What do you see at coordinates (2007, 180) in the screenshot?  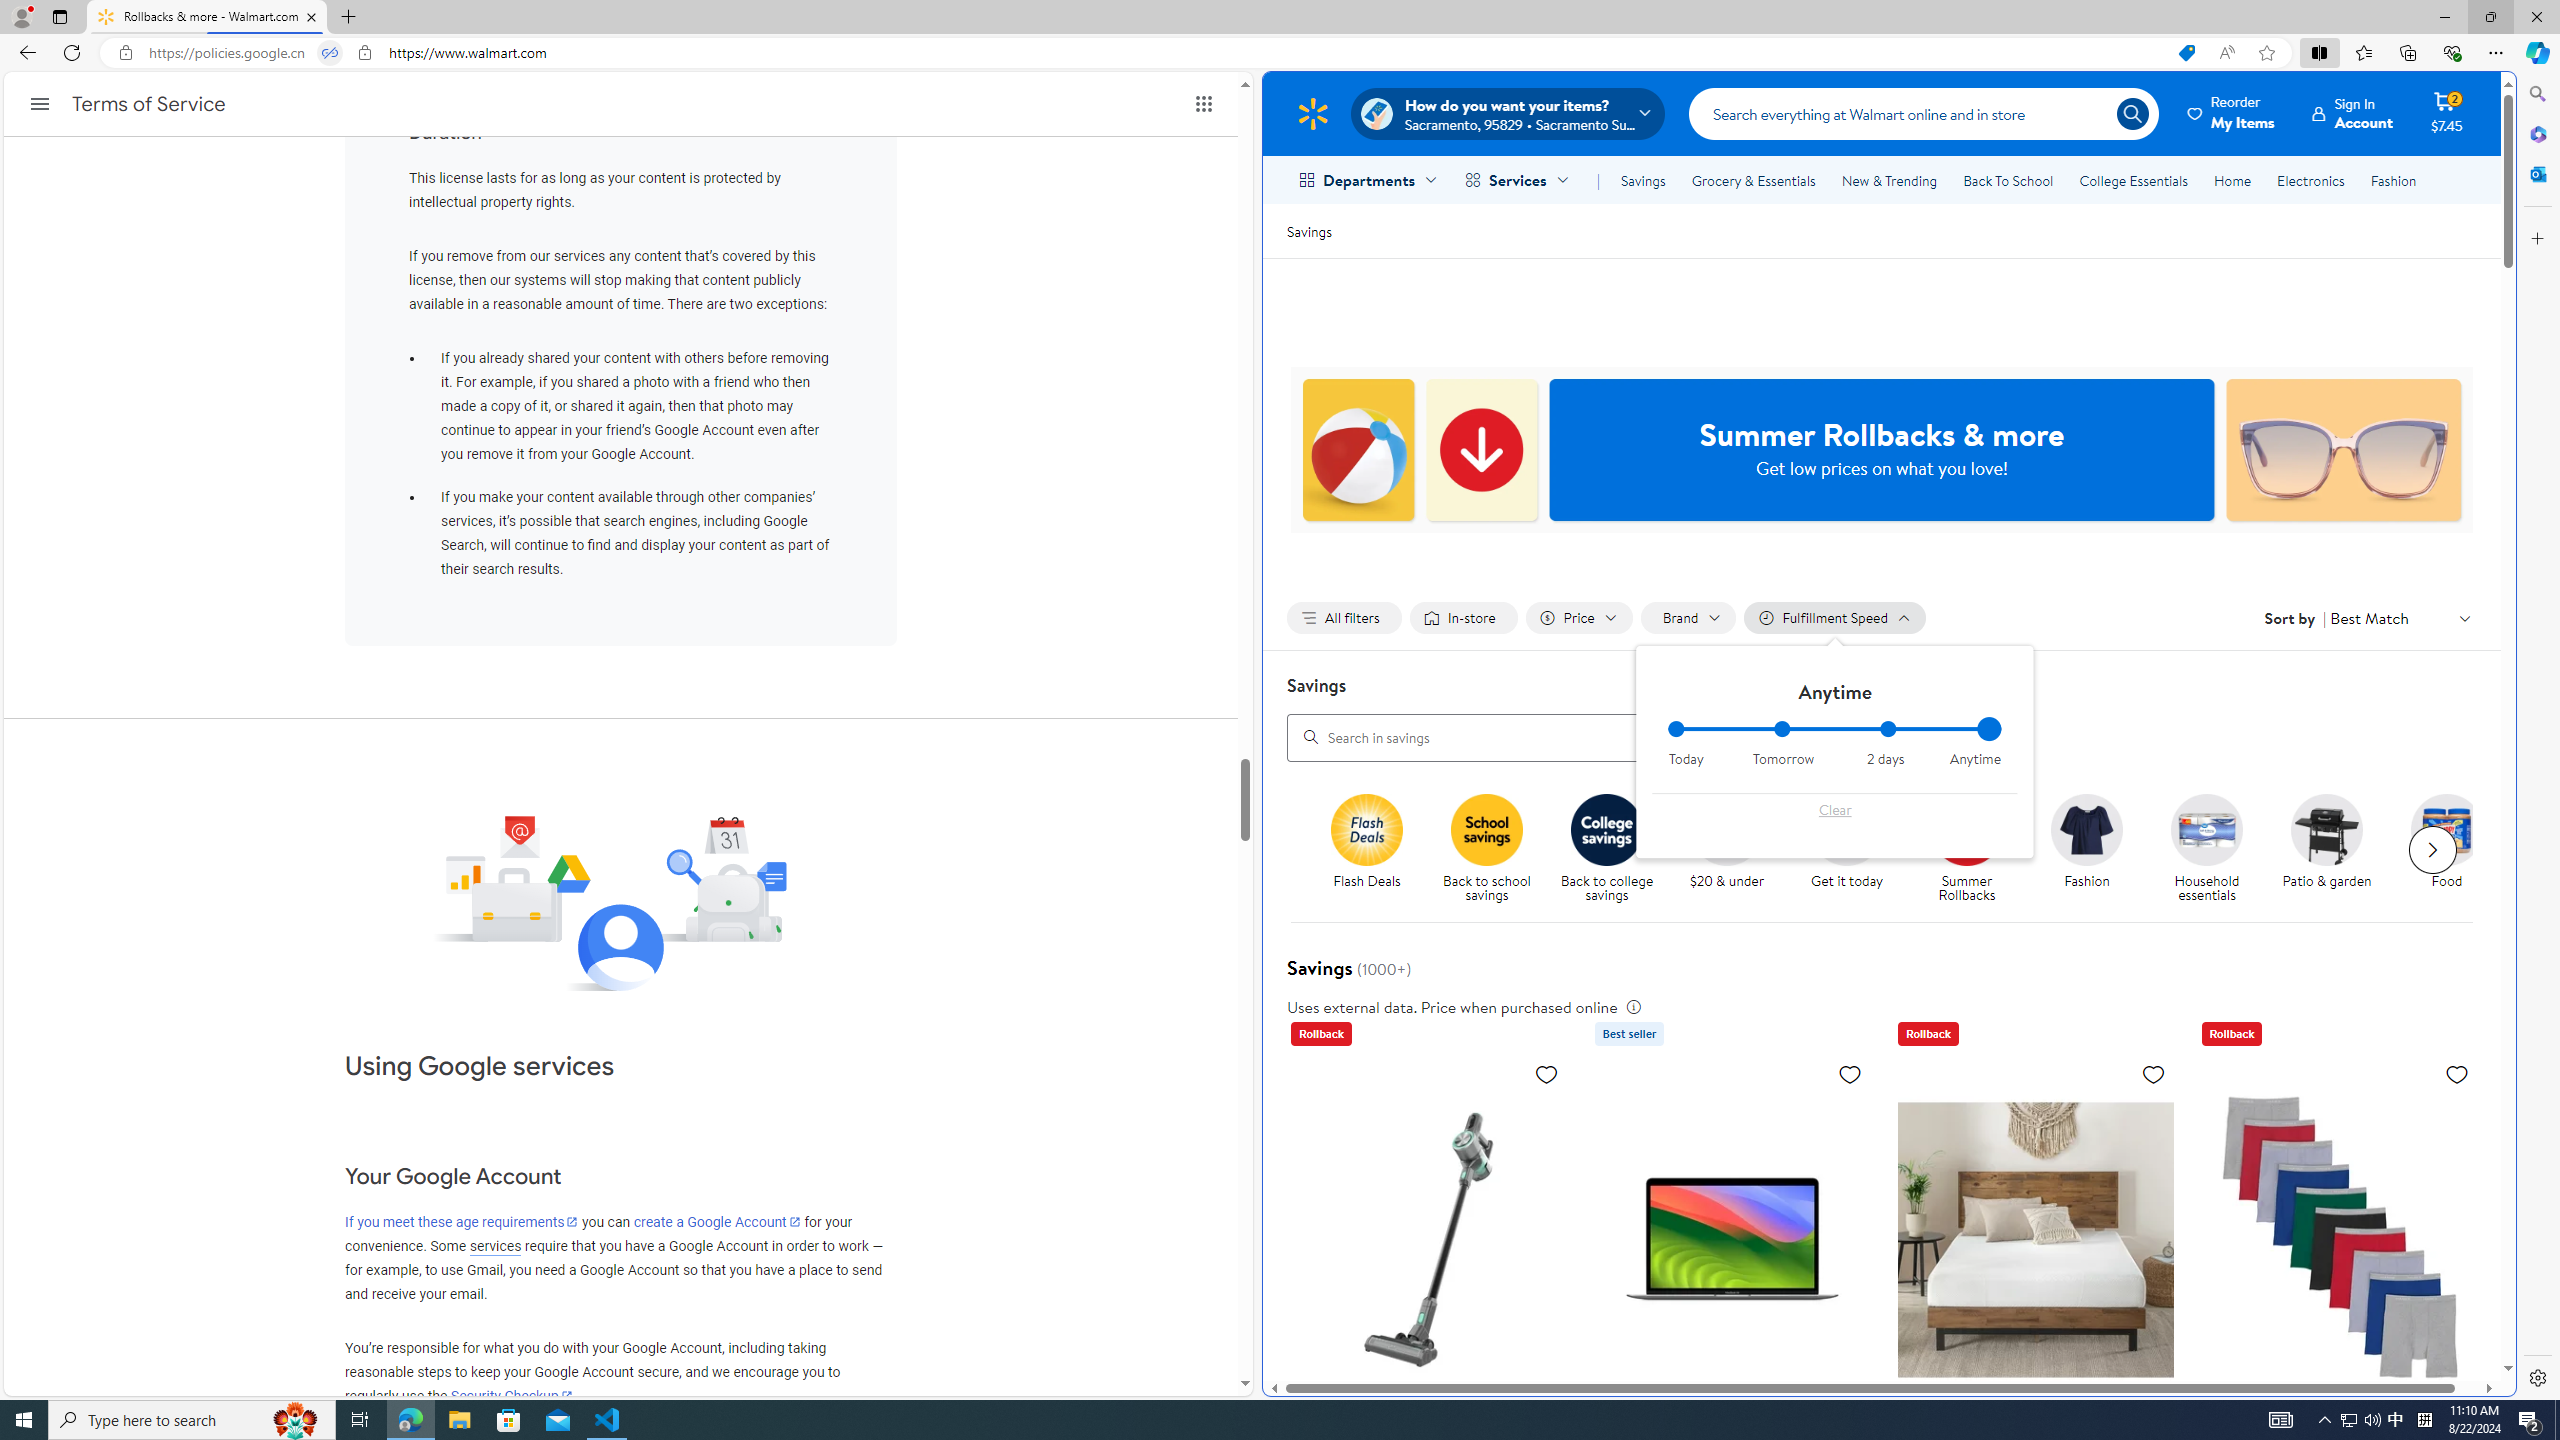 I see `'Back To School'` at bounding box center [2007, 180].